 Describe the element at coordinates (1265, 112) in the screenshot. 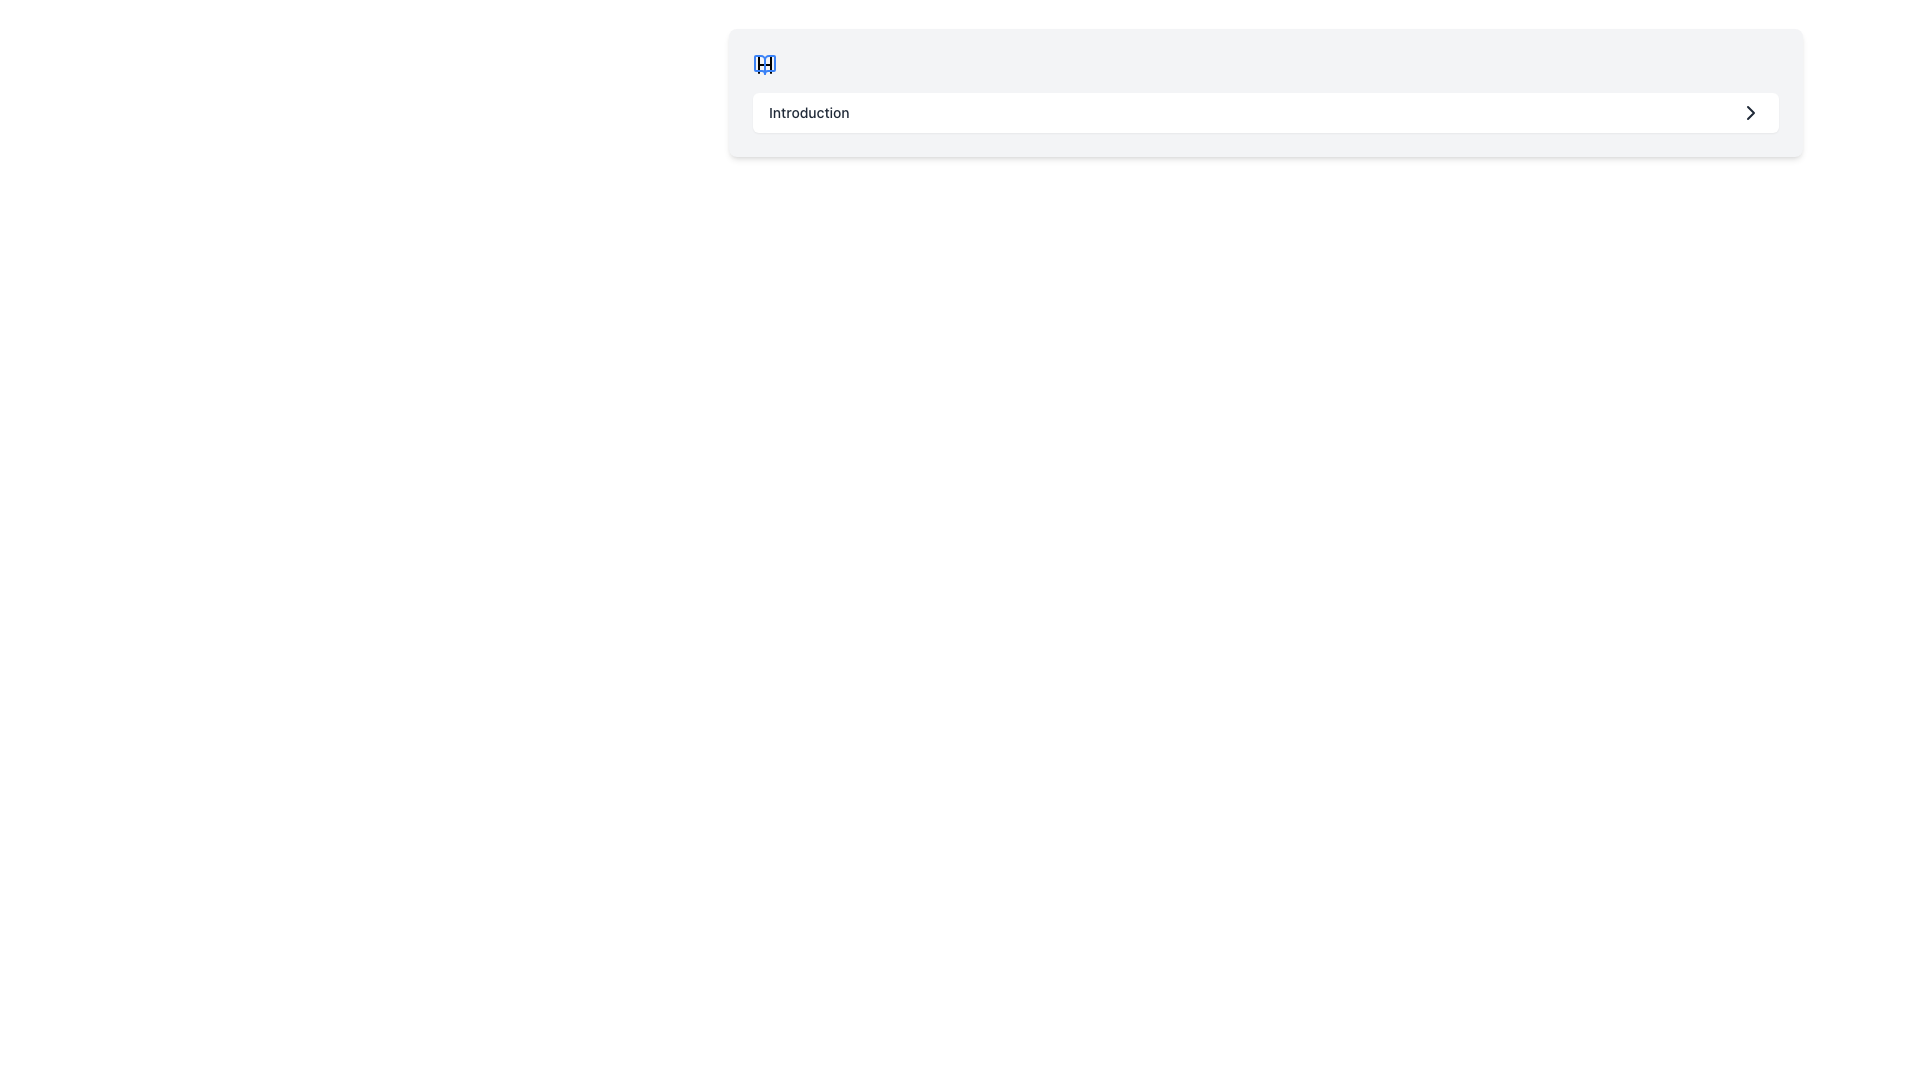

I see `the 'Introduction' button in the navigation menu` at that location.